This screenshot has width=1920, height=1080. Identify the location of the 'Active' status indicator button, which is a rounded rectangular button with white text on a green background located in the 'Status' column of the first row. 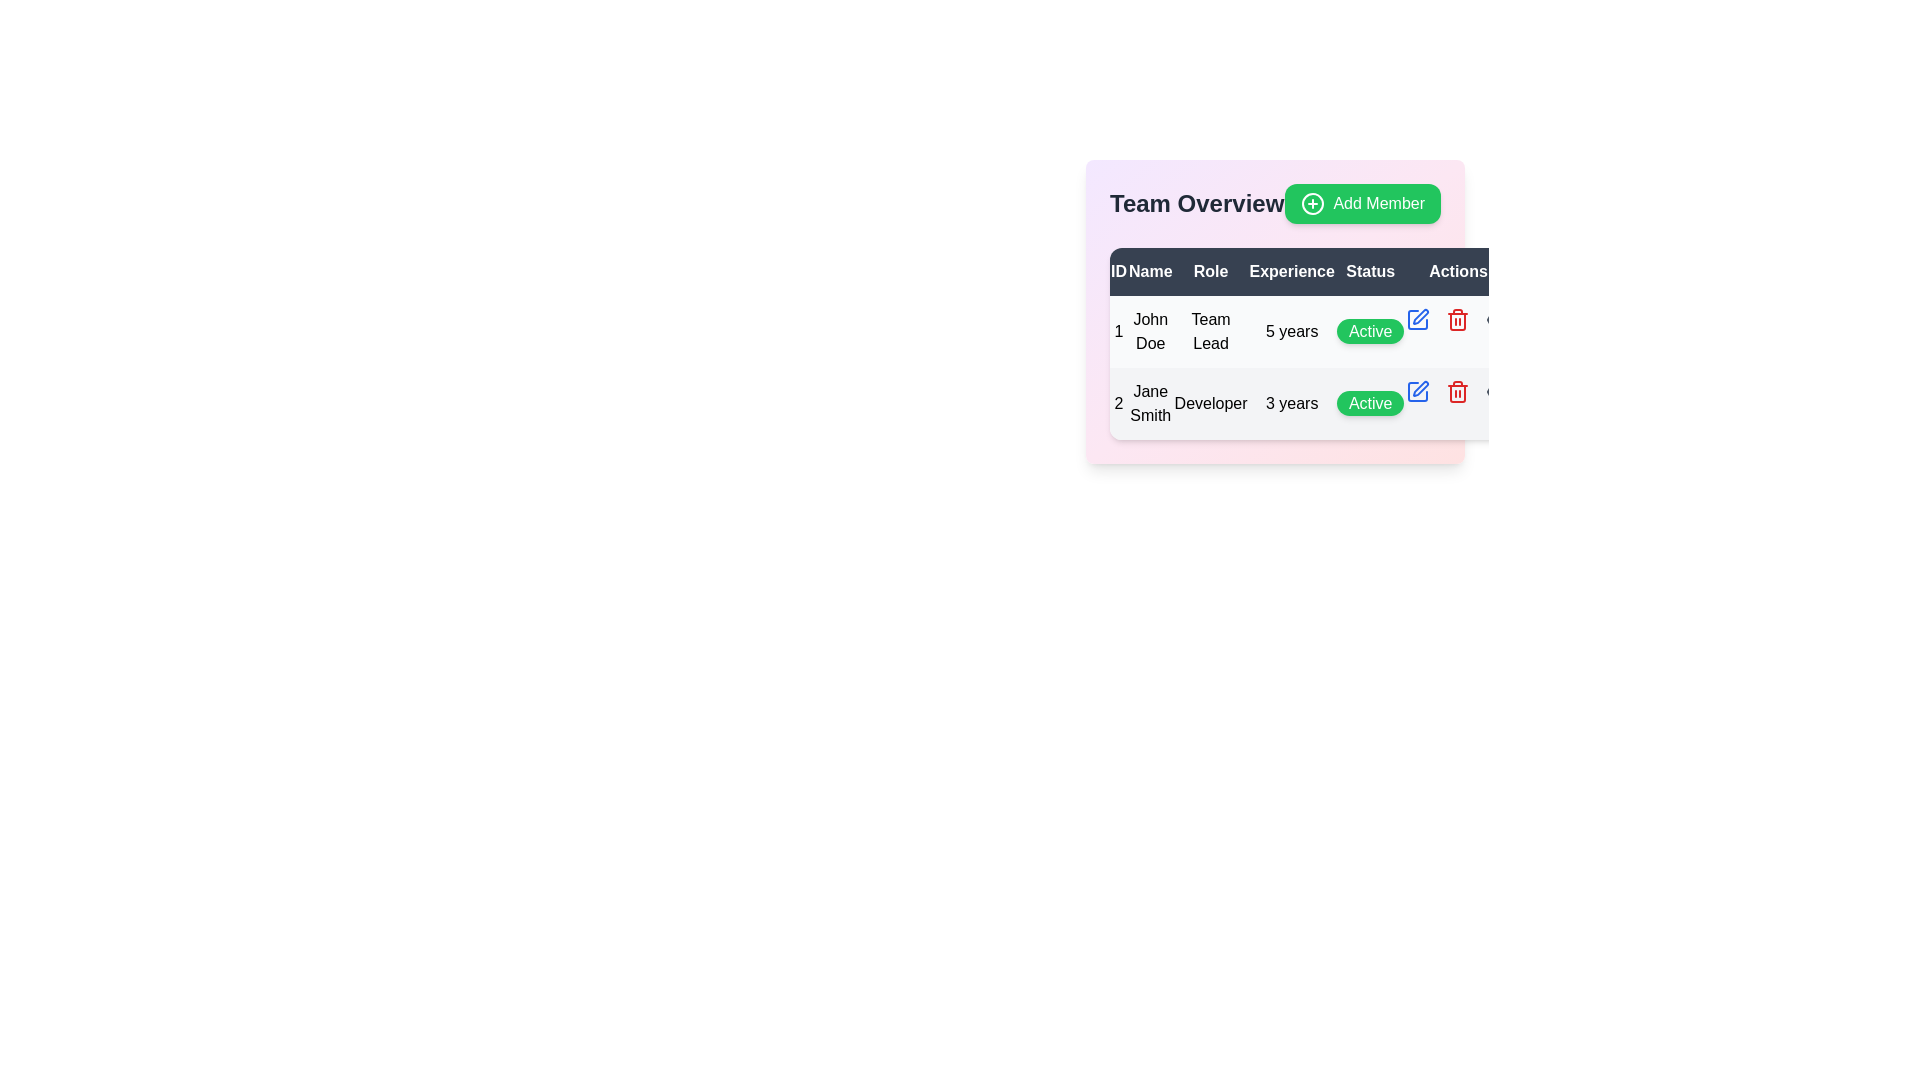
(1369, 330).